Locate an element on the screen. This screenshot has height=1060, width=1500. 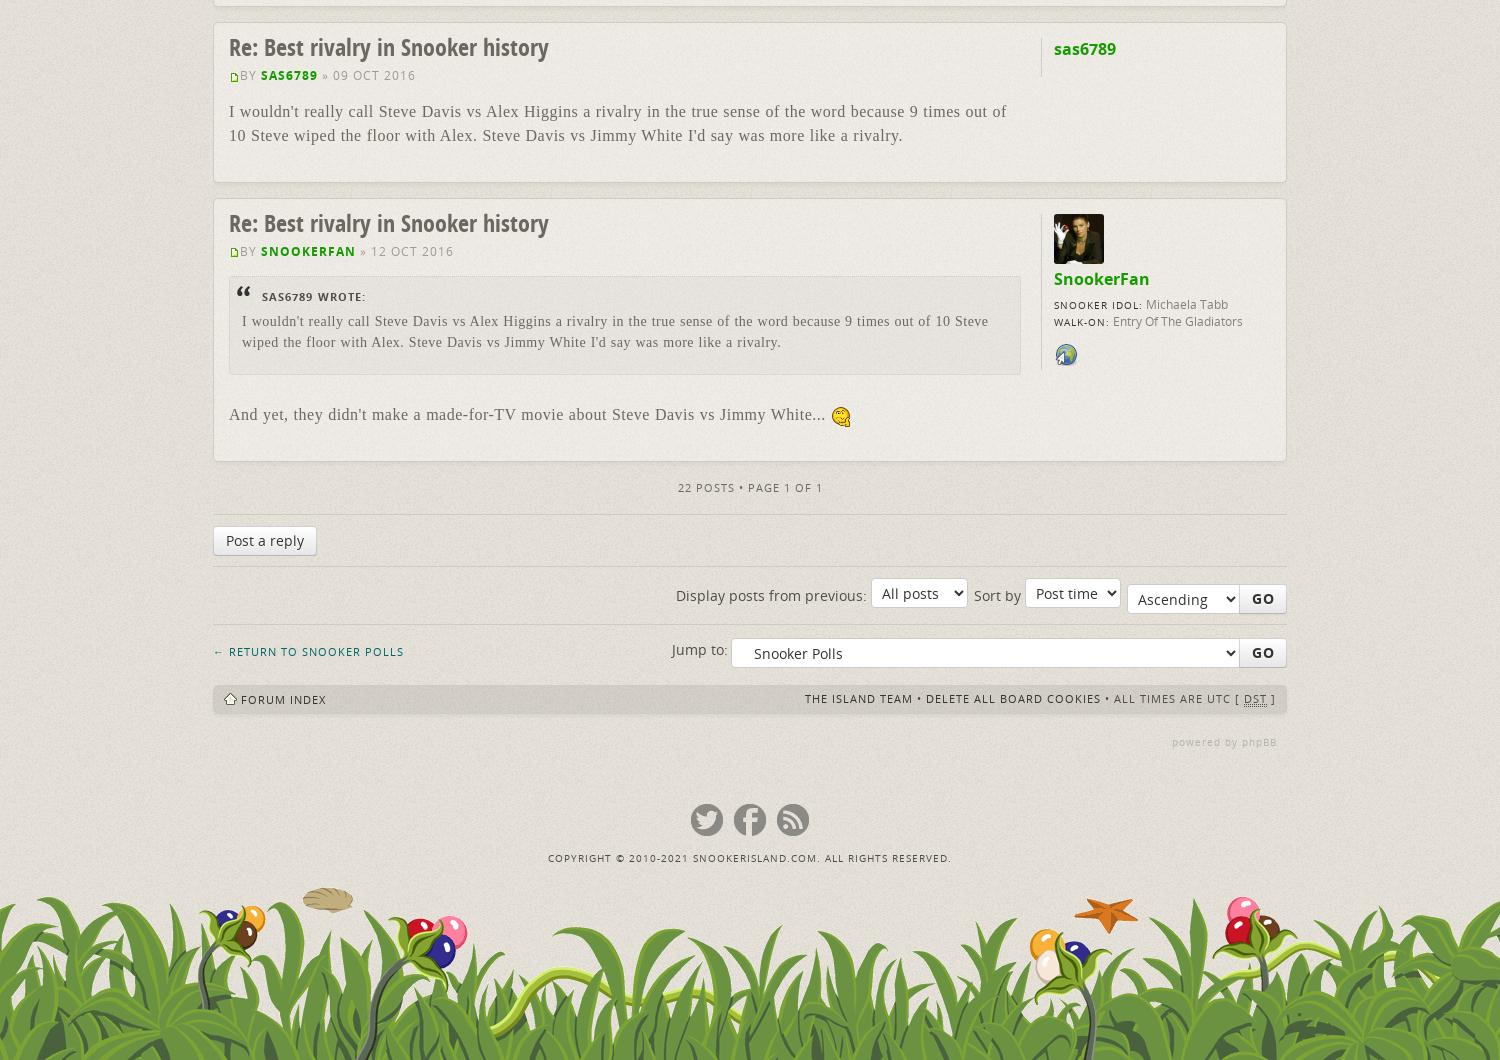
'Forum Index' is located at coordinates (283, 697).